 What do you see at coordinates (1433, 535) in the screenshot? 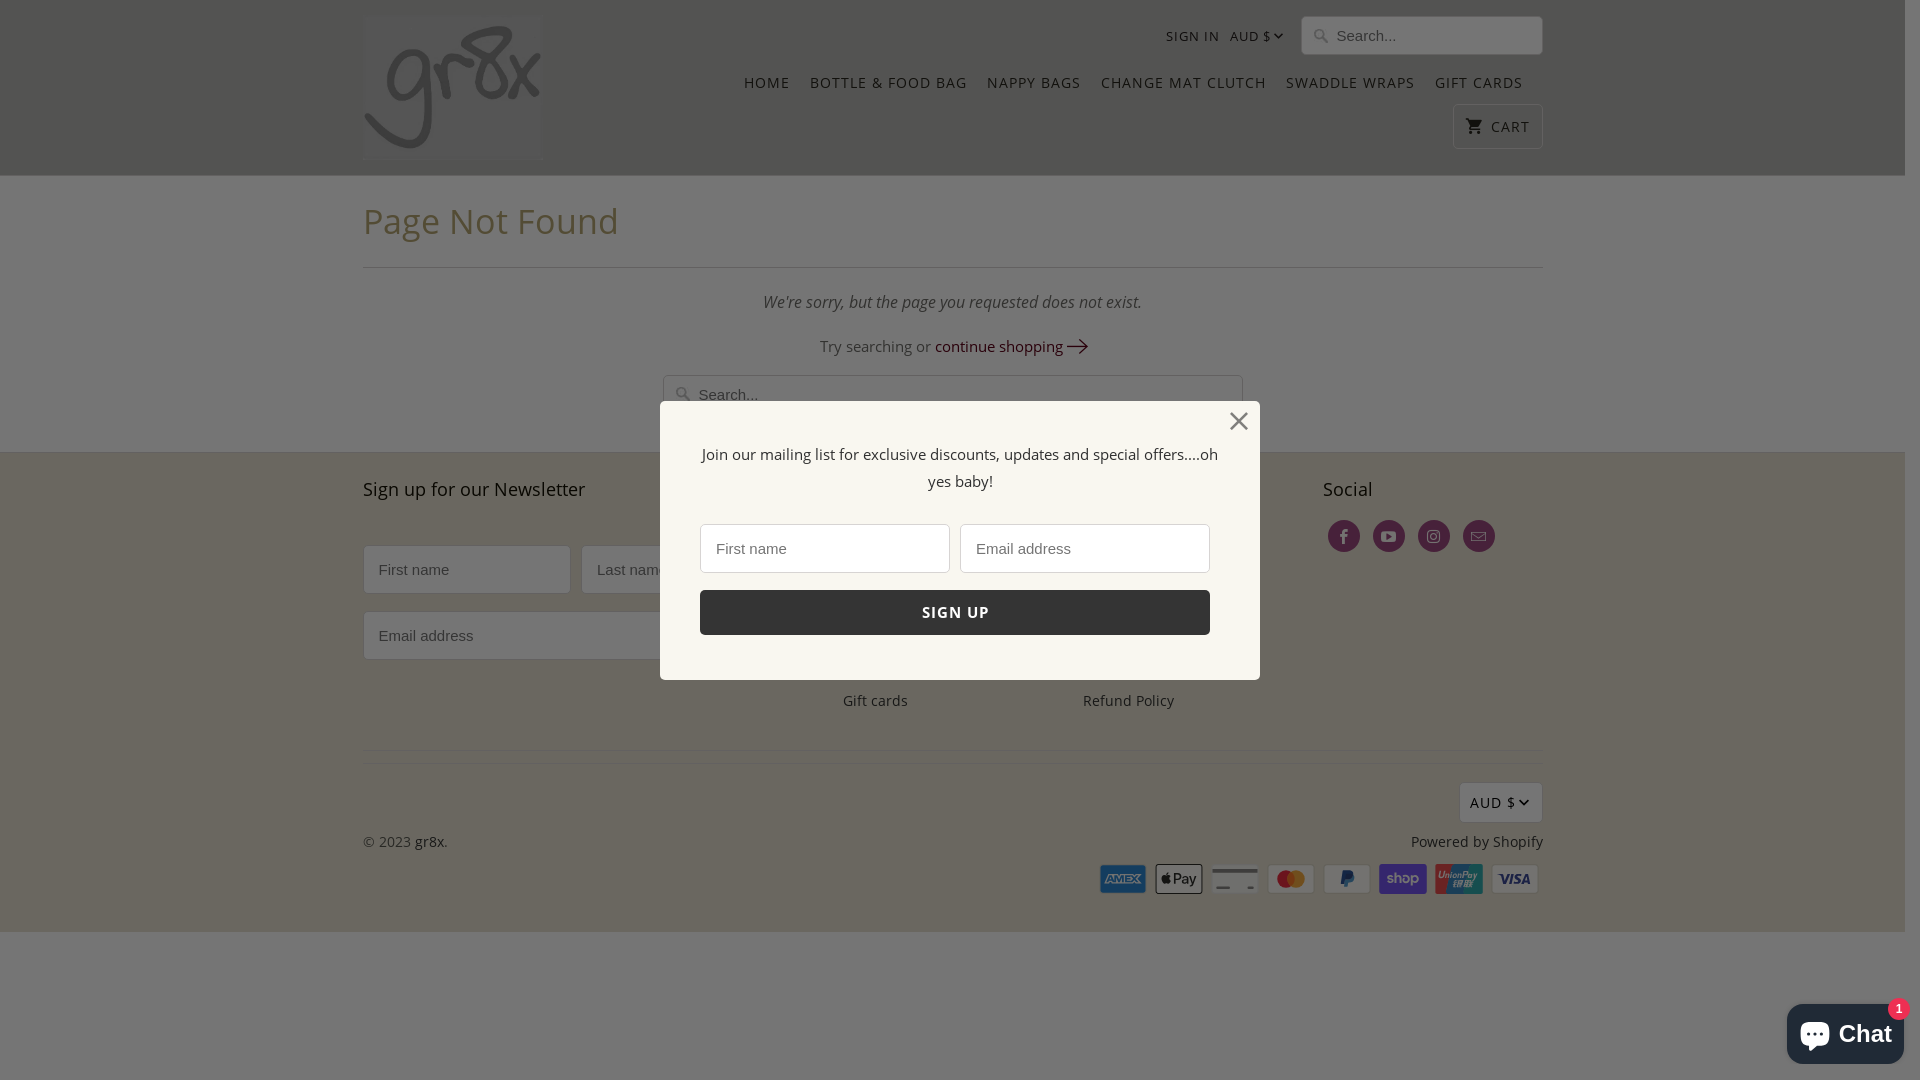
I see `'gr8x on Instagram'` at bounding box center [1433, 535].